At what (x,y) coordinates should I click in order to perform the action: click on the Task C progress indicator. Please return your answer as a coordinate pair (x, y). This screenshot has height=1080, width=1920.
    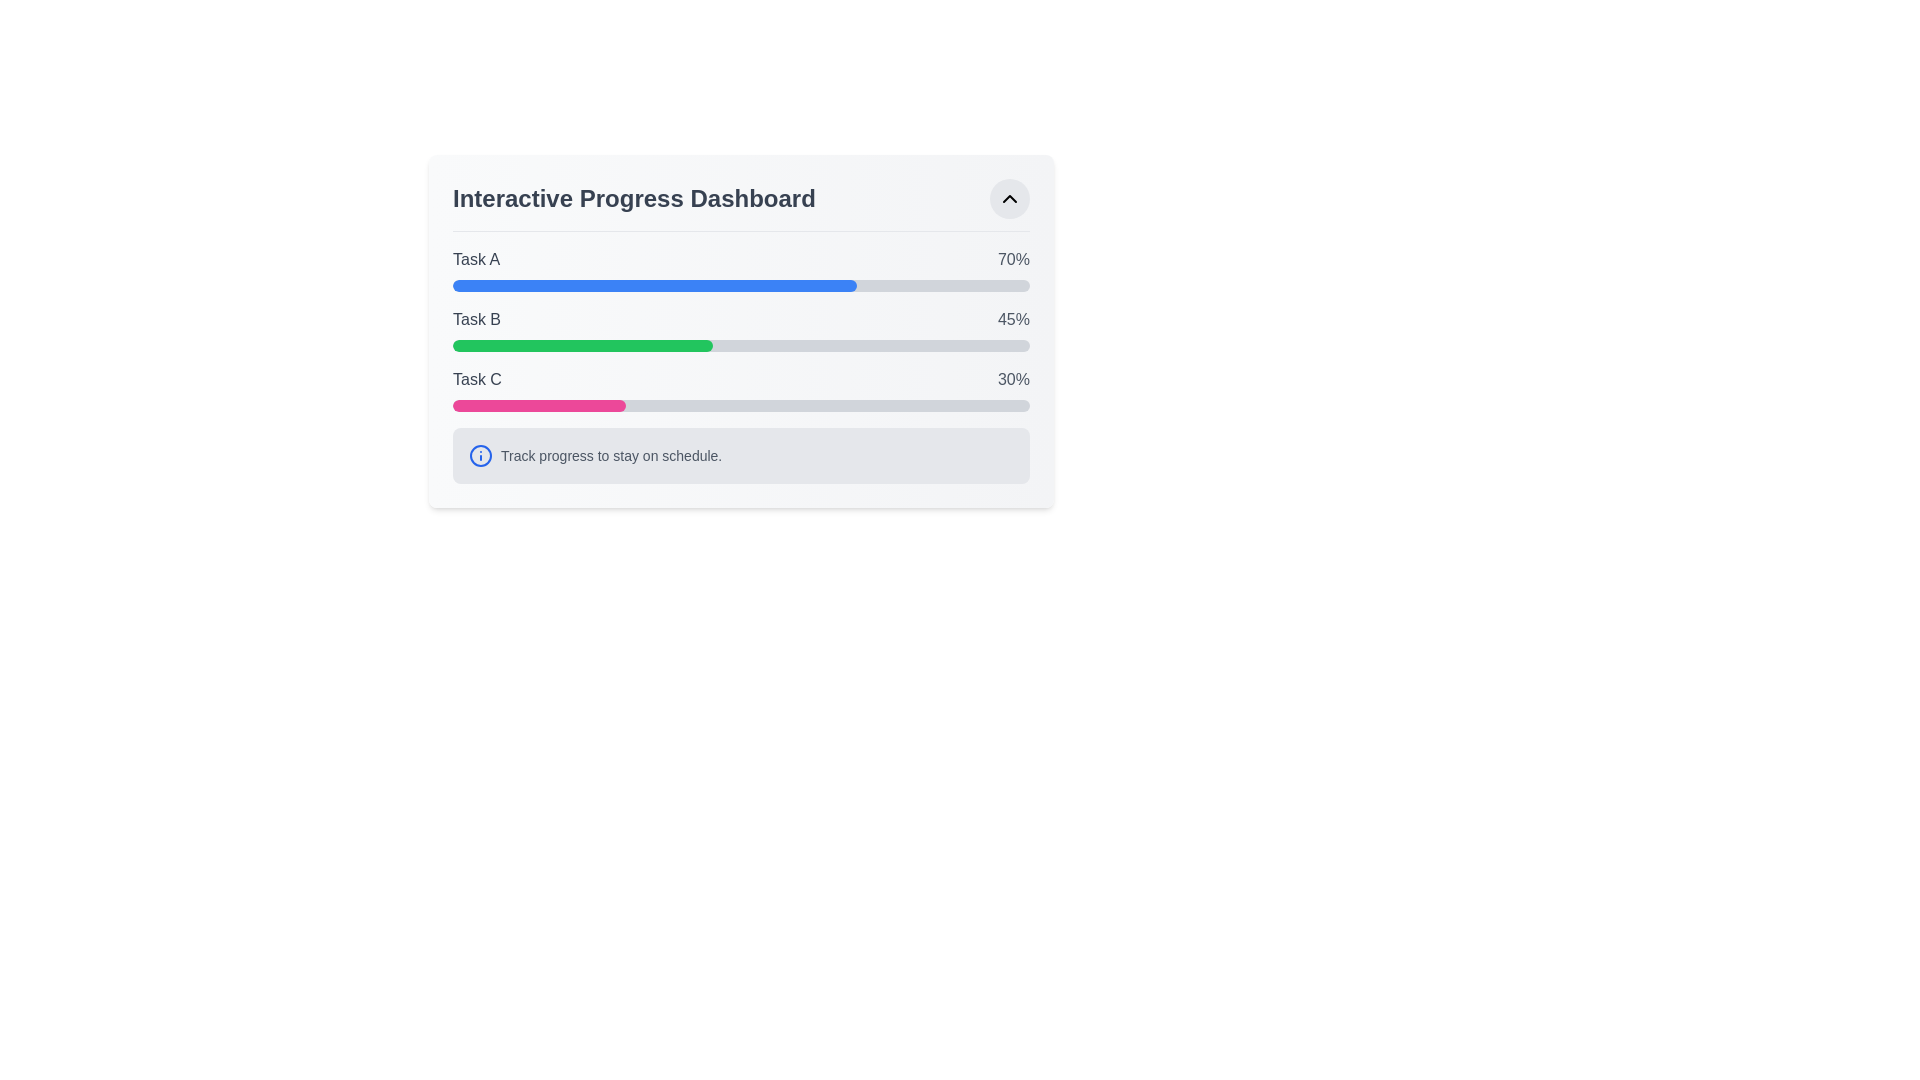
    Looking at the image, I should click on (740, 389).